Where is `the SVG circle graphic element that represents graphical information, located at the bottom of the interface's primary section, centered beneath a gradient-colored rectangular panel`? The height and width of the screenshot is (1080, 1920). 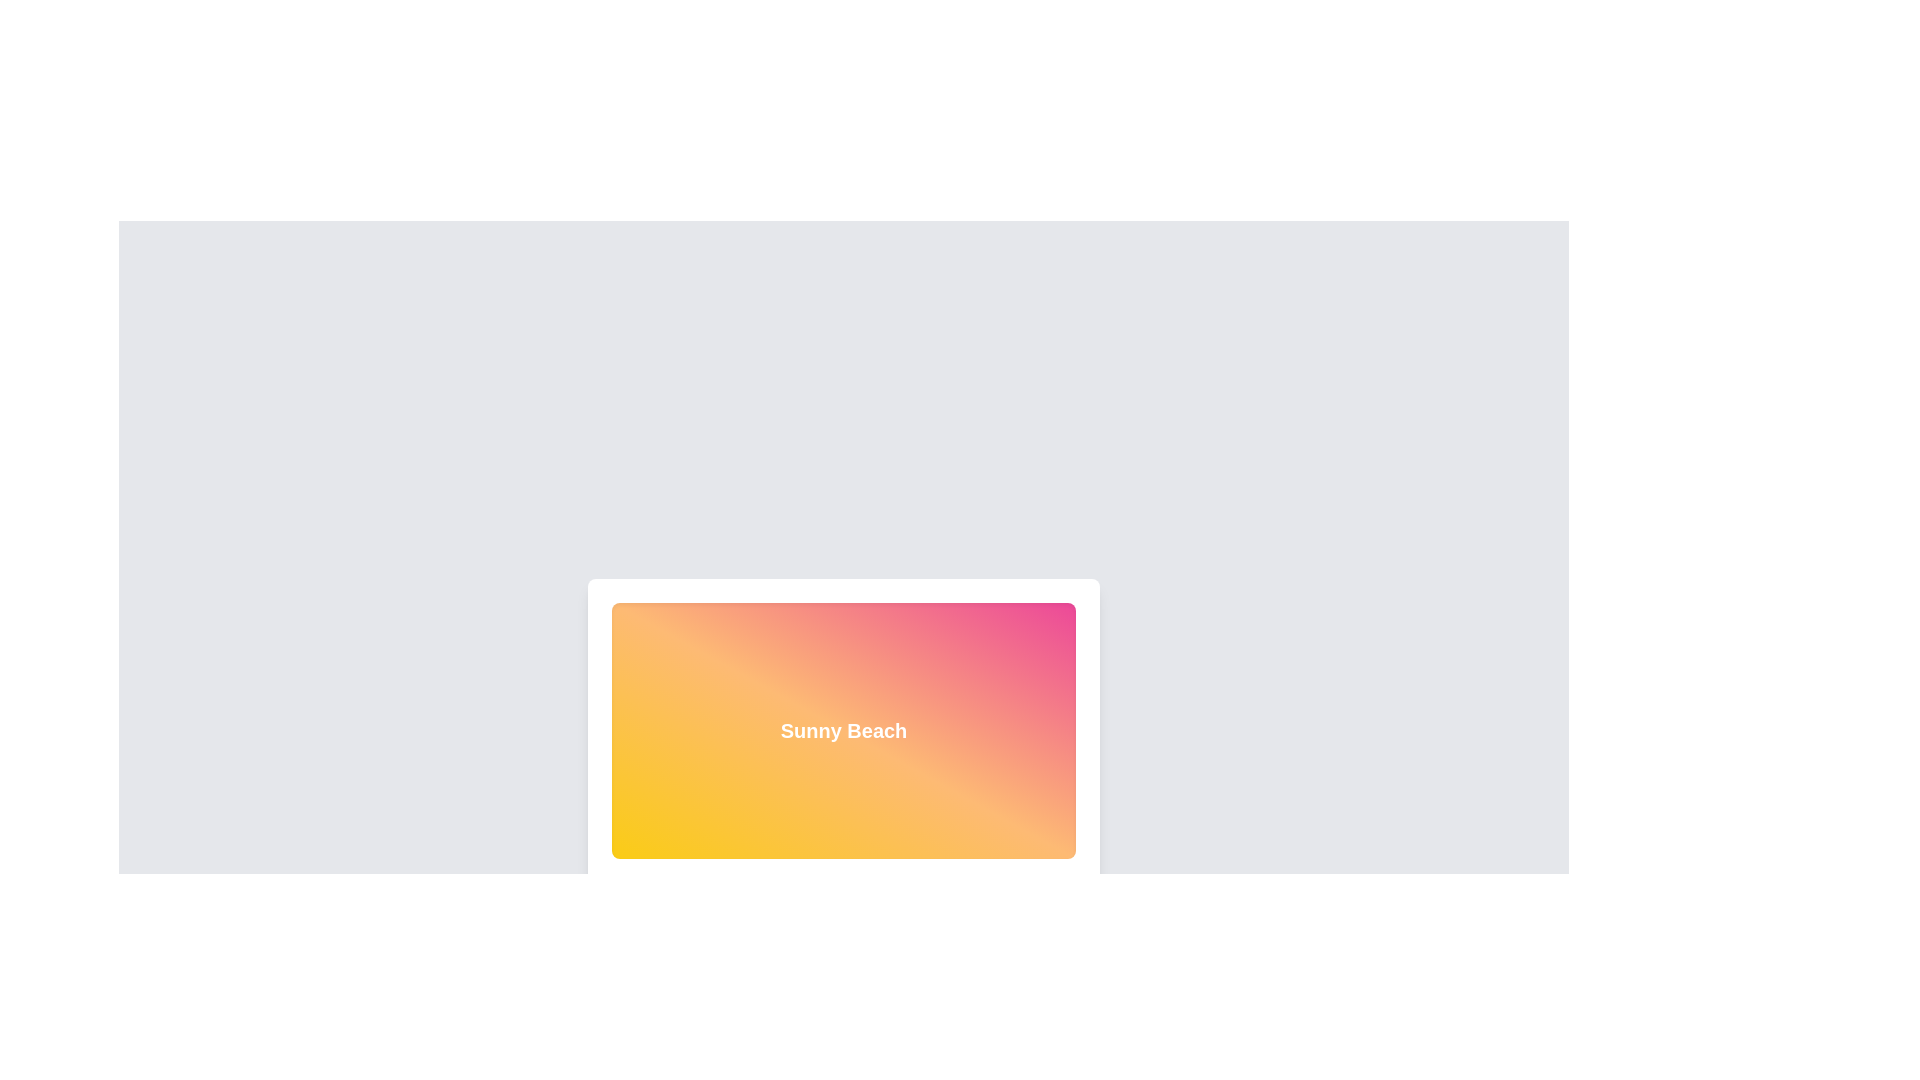
the SVG circle graphic element that represents graphical information, located at the bottom of the interface's primary section, centered beneath a gradient-colored rectangular panel is located at coordinates (844, 887).